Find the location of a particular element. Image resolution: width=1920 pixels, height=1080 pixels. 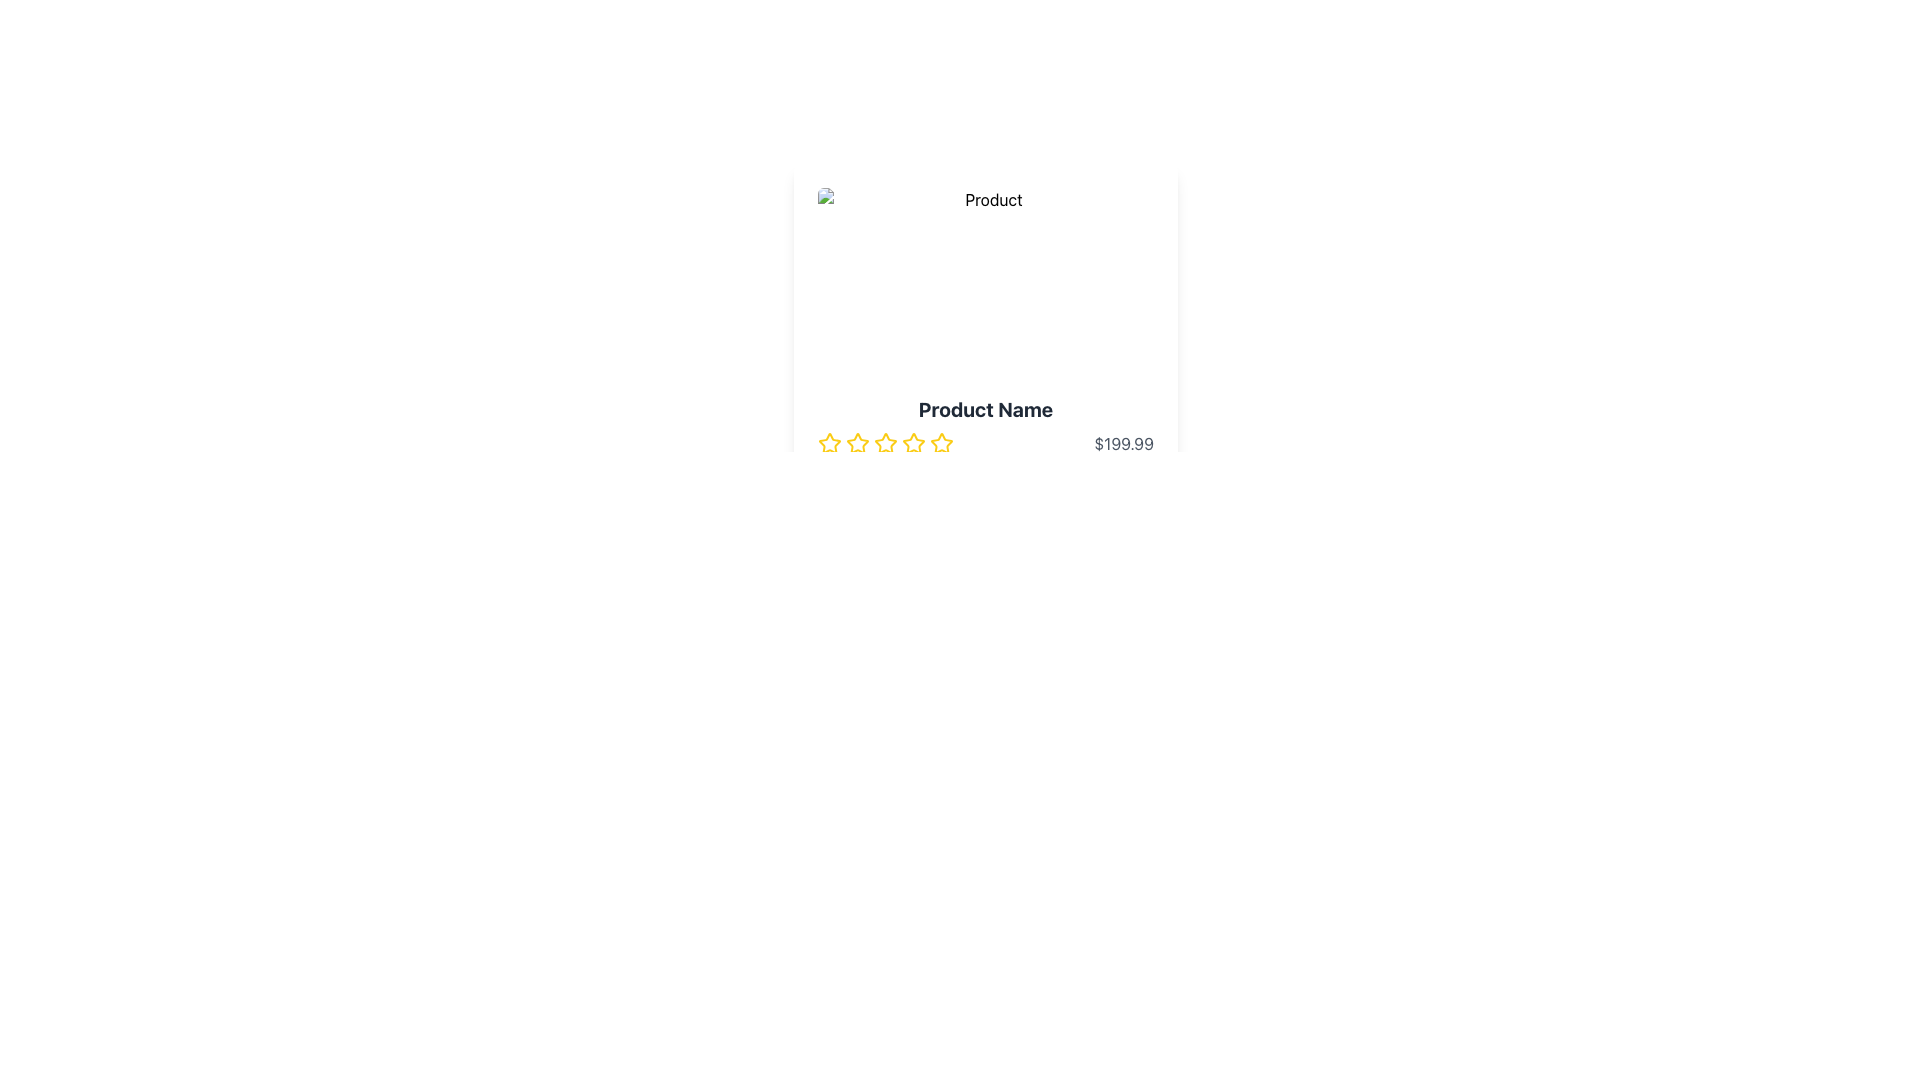

the bold text label displaying 'Product Name', which is centrally aligned at the top of the product details section is located at coordinates (985, 408).